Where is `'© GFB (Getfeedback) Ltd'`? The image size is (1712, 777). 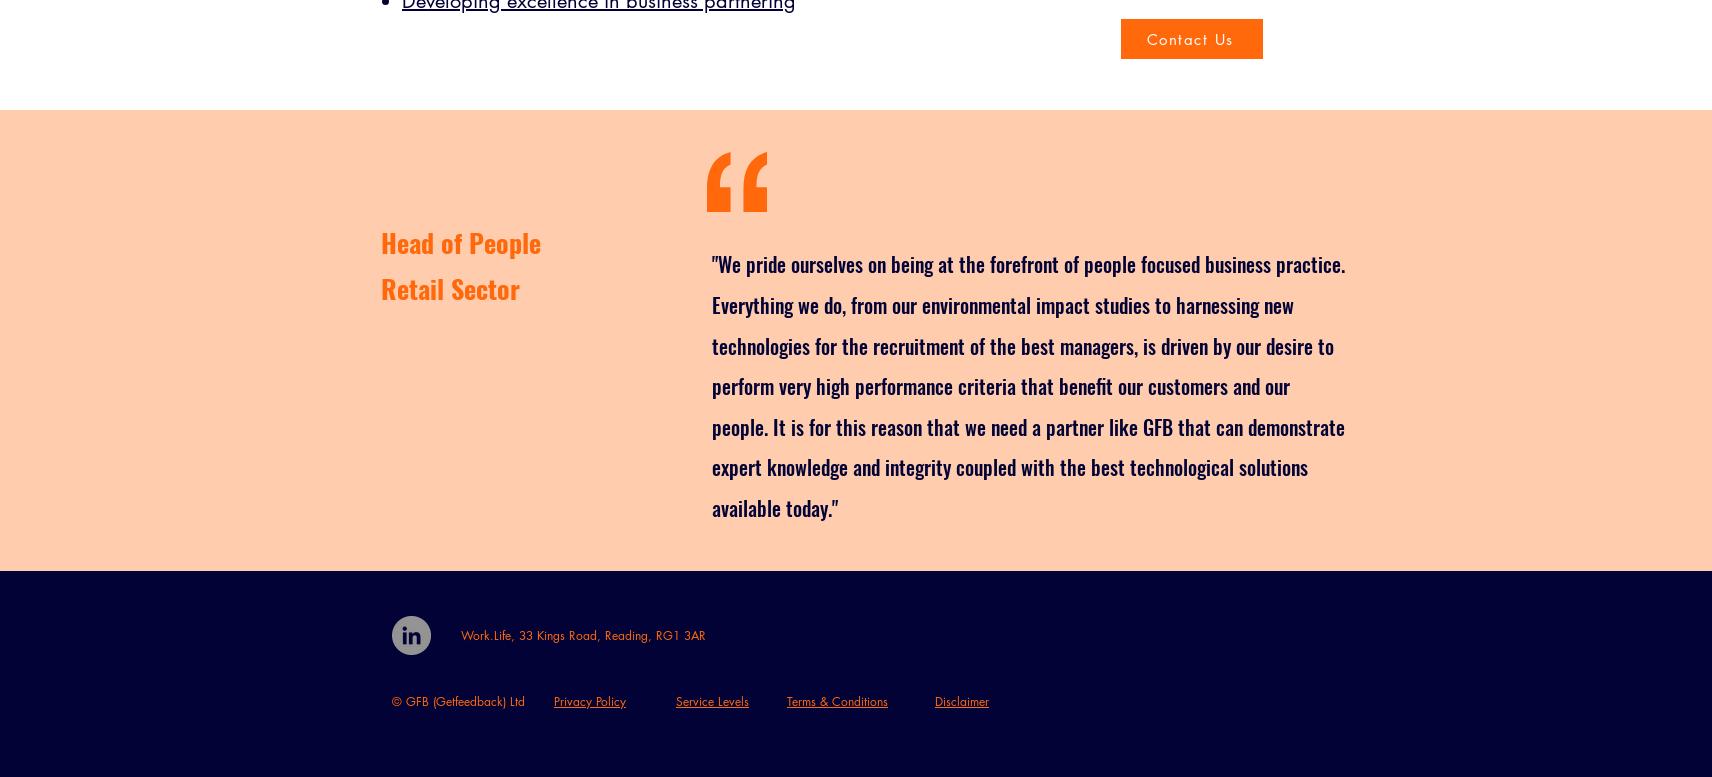
'© GFB (Getfeedback) Ltd' is located at coordinates (457, 700).